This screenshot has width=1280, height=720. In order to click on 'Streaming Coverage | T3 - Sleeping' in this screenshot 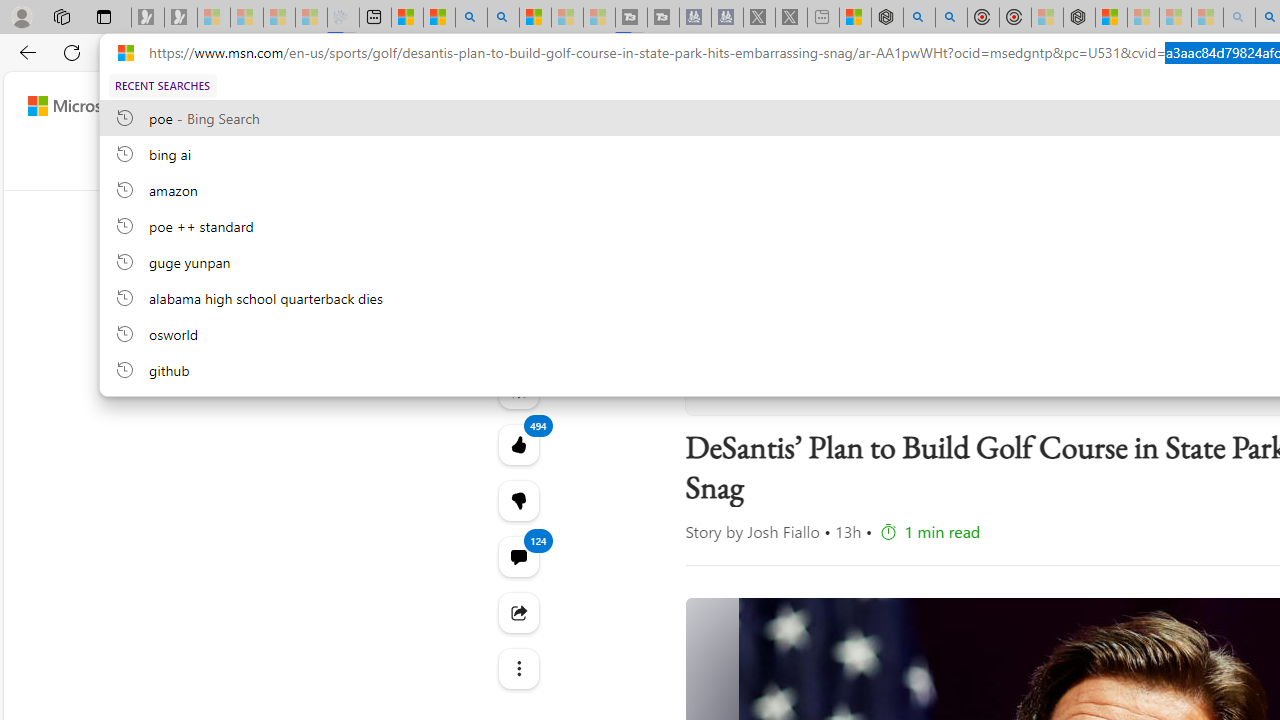, I will do `click(630, 17)`.